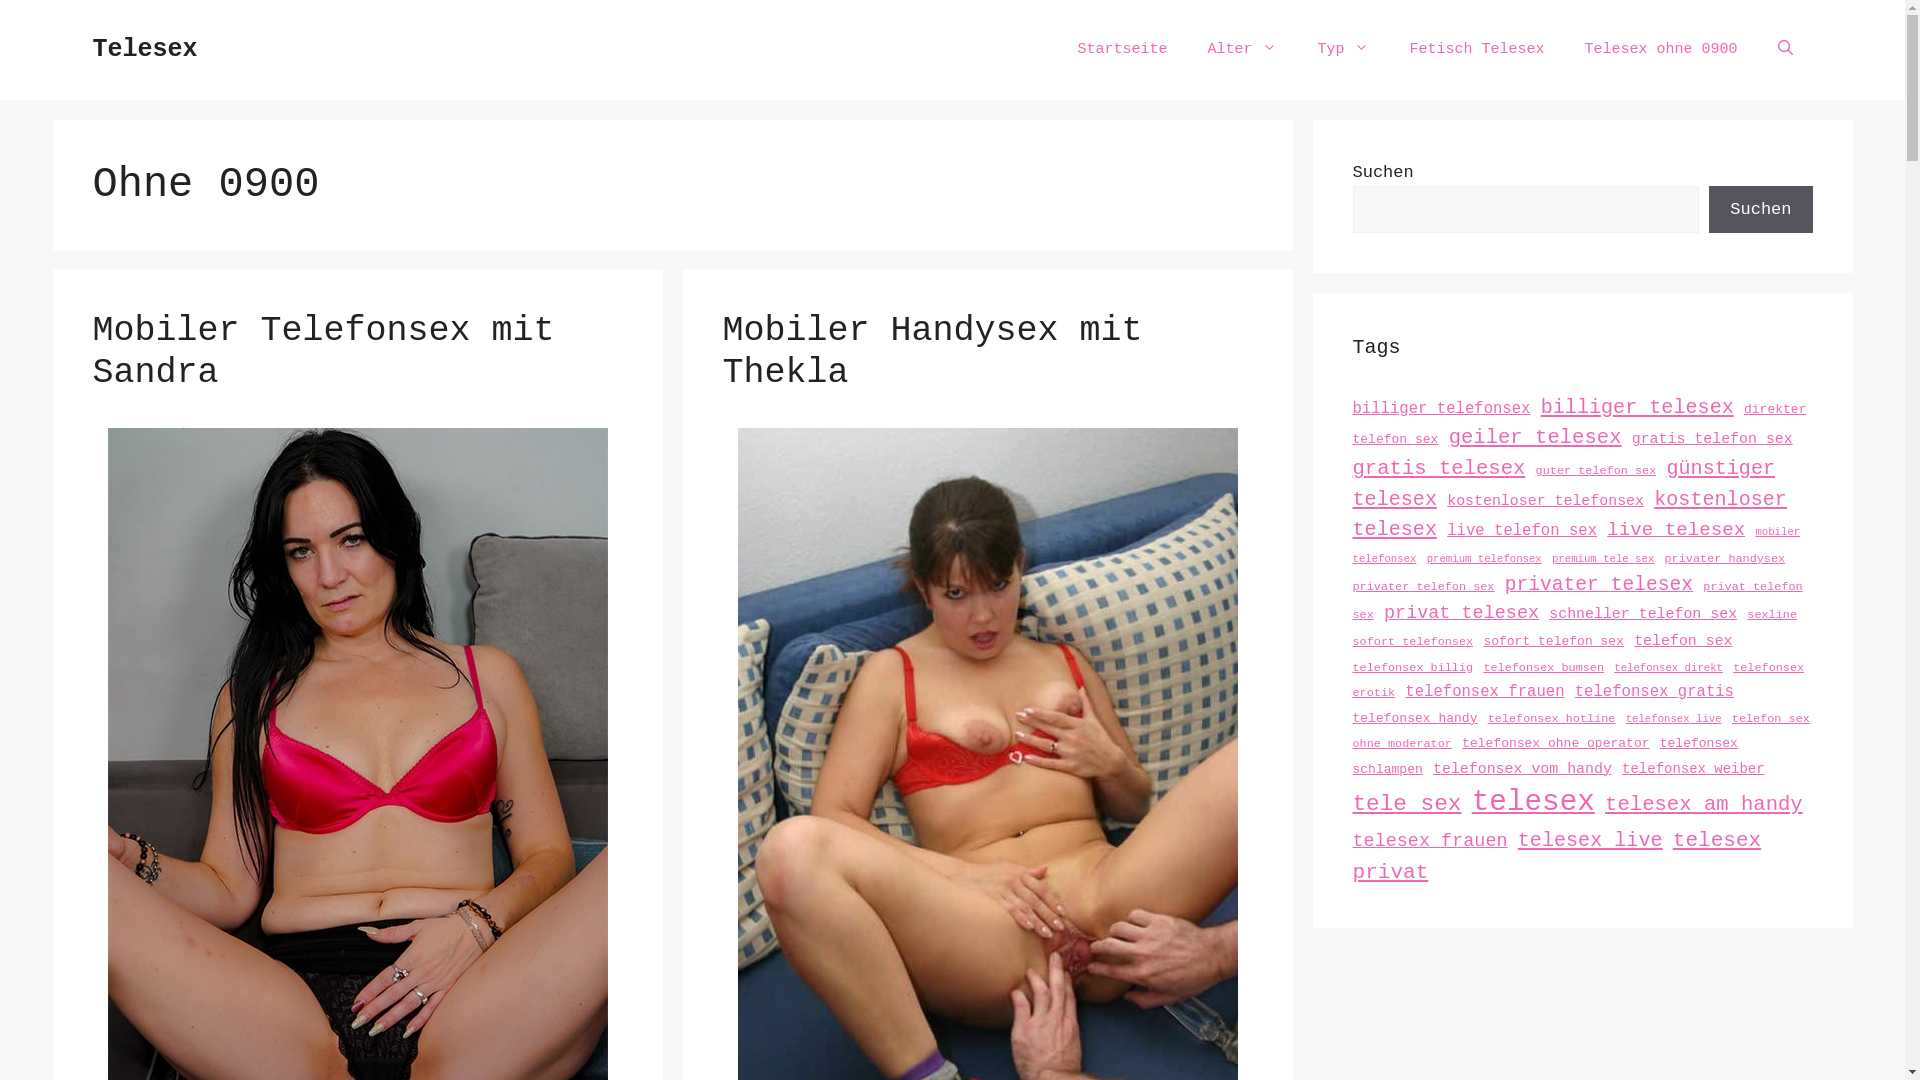  What do you see at coordinates (1543, 756) in the screenshot?
I see `'telefonsex schlampen'` at bounding box center [1543, 756].